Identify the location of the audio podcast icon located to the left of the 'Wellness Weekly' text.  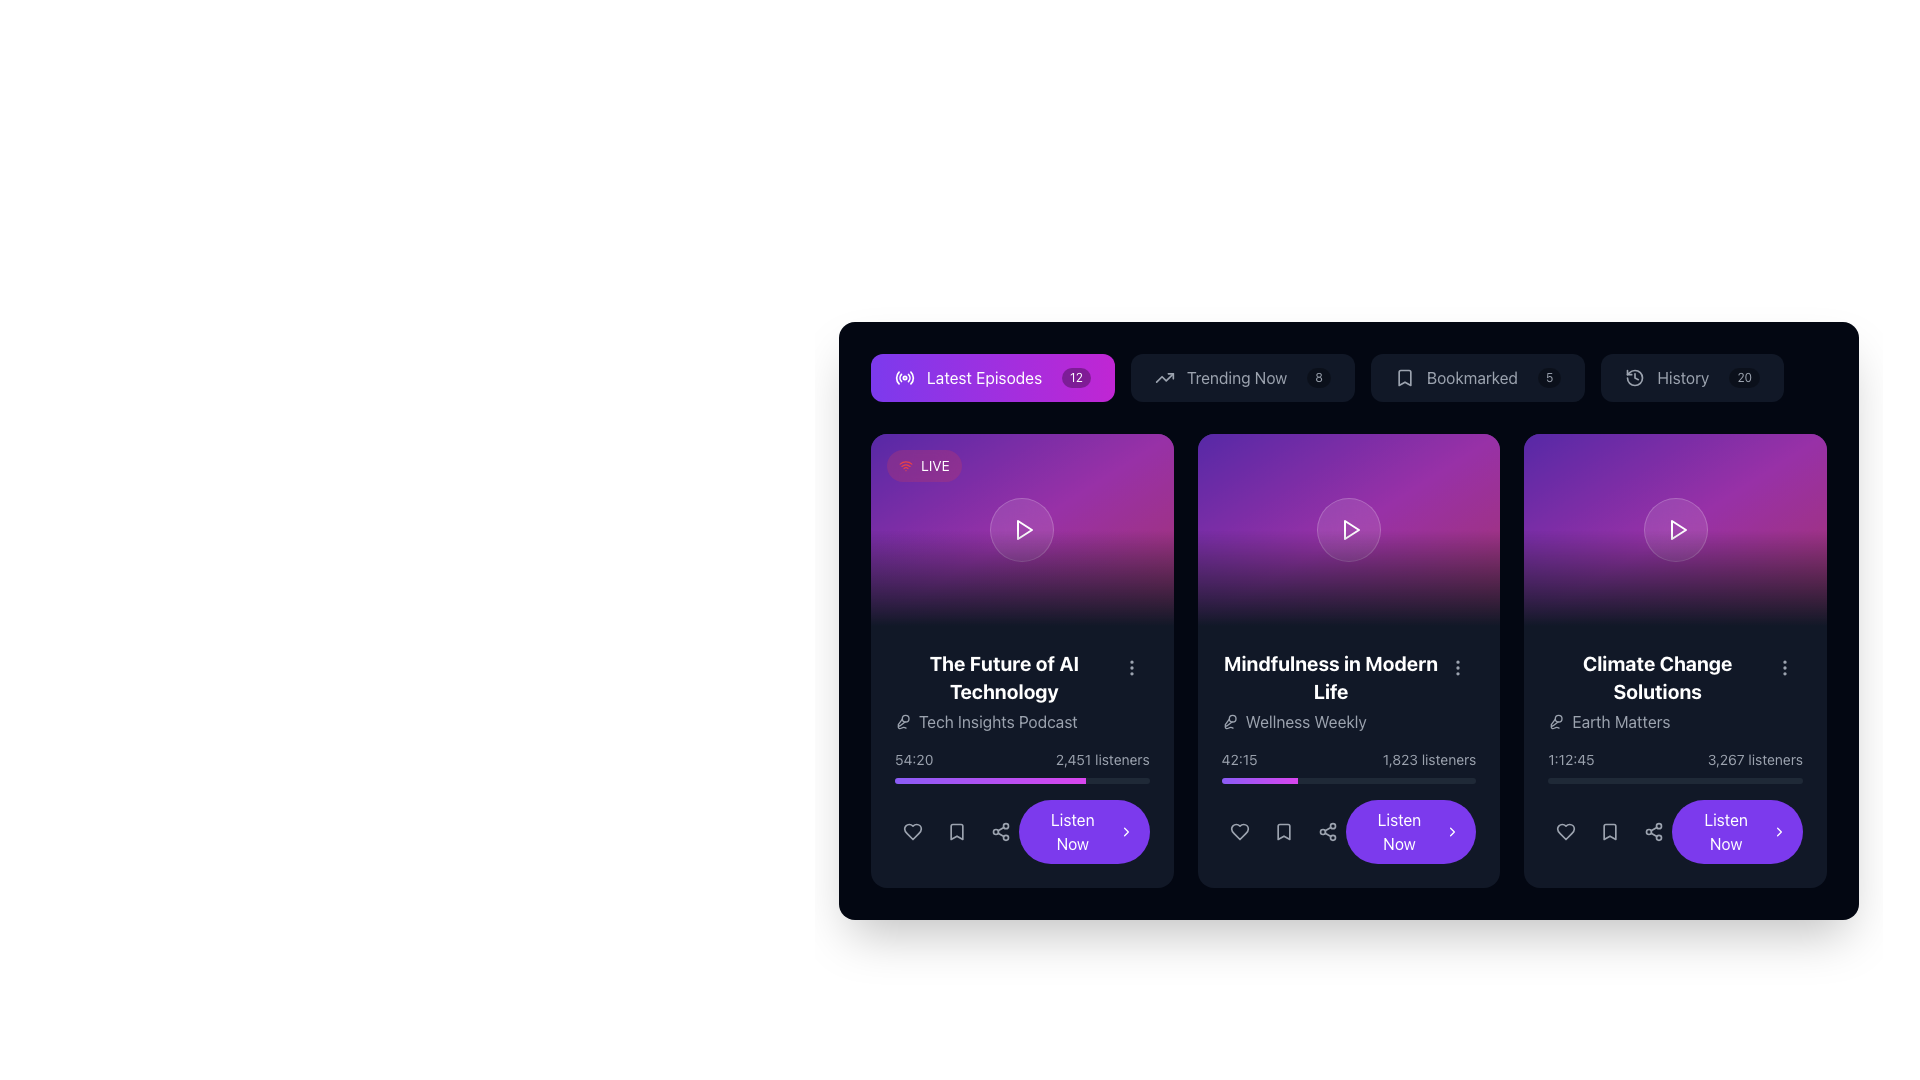
(1228, 721).